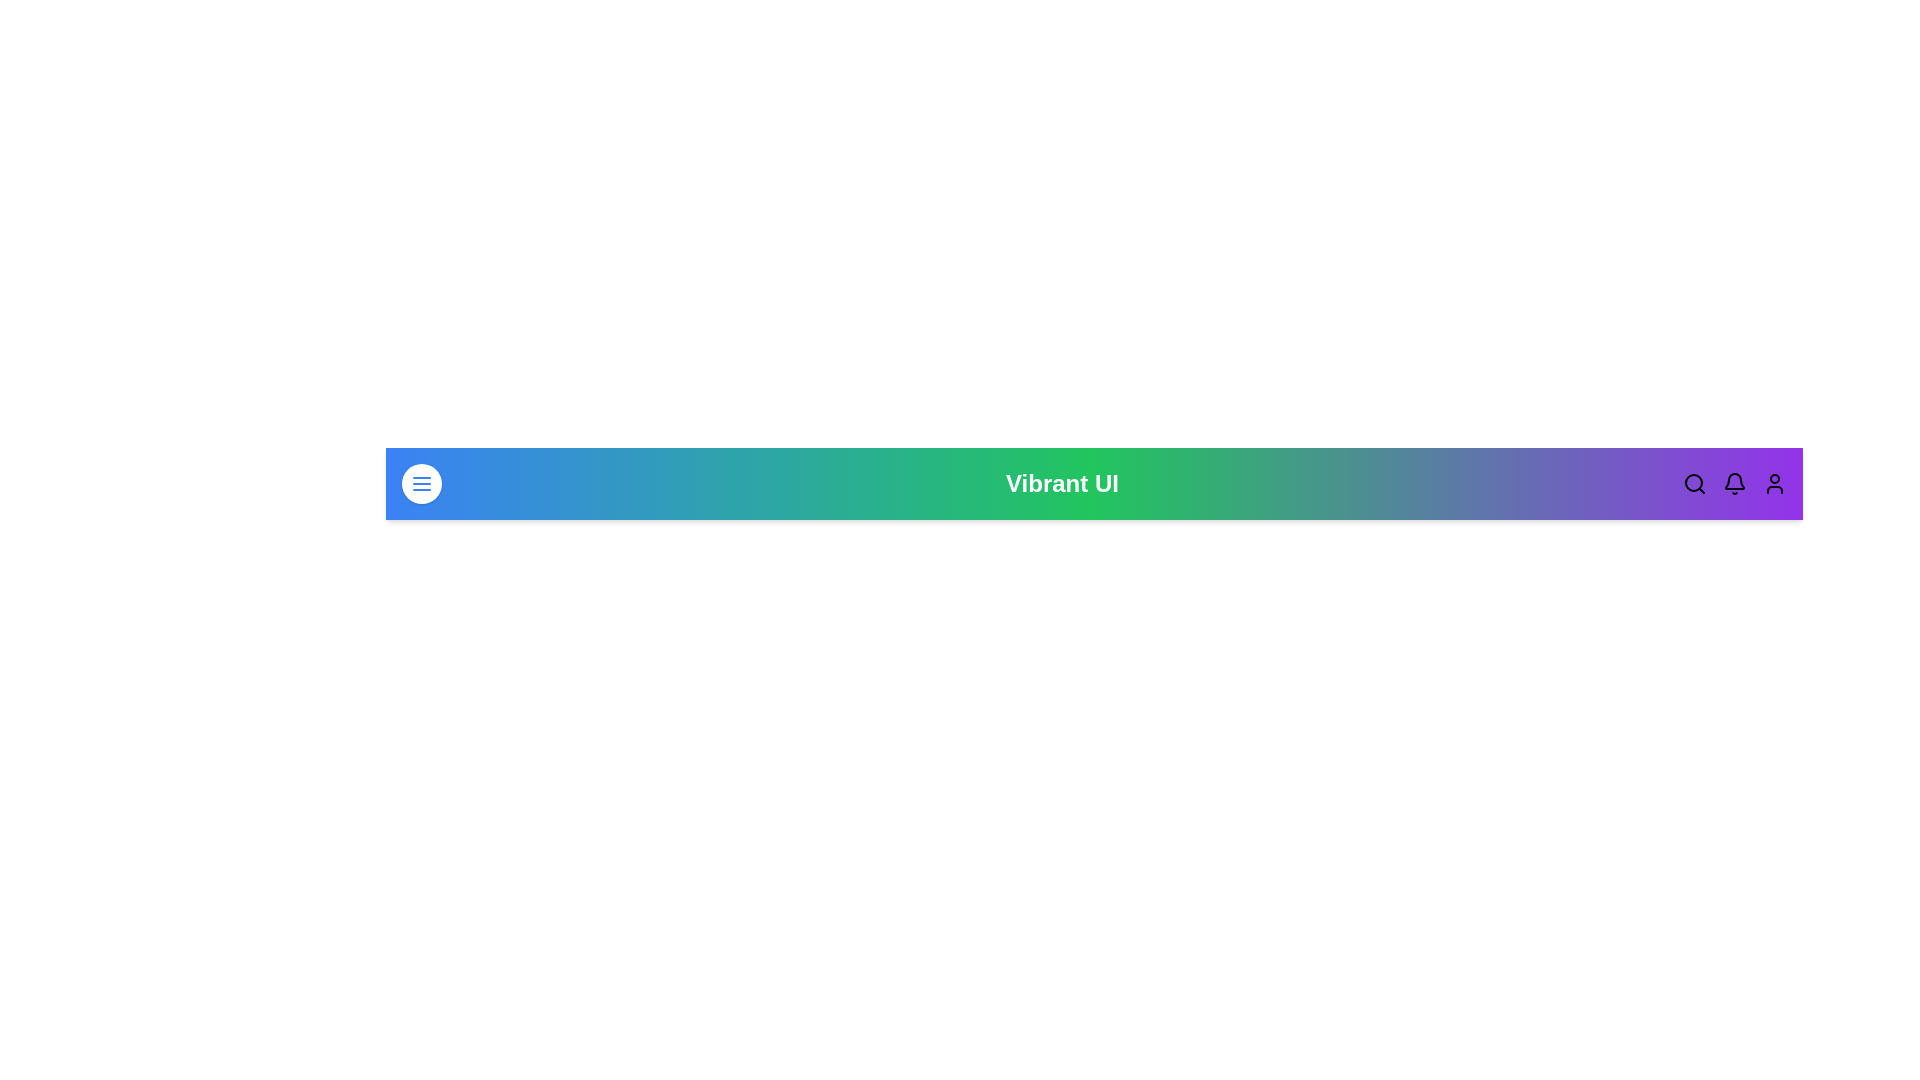  What do you see at coordinates (1693, 483) in the screenshot?
I see `the search icon to initiate a search` at bounding box center [1693, 483].